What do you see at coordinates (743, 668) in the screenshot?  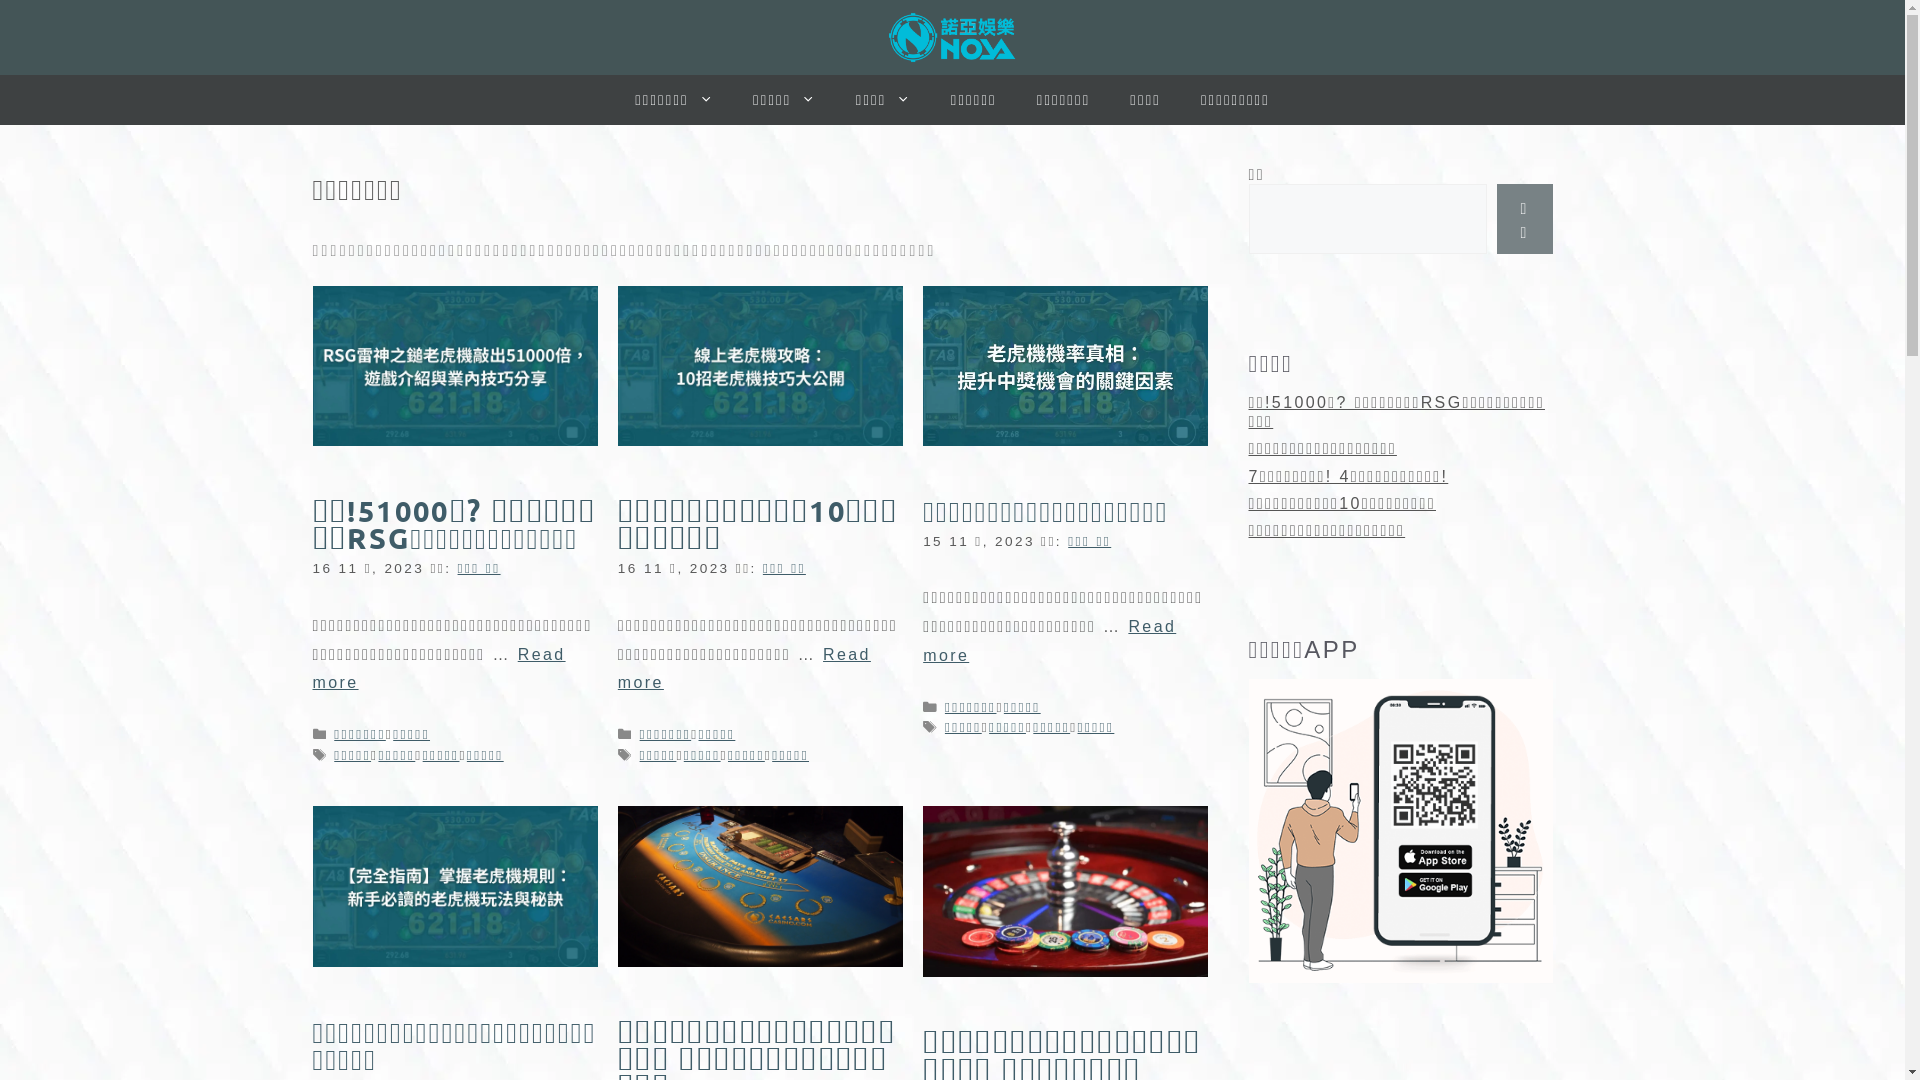 I see `'Read more'` at bounding box center [743, 668].